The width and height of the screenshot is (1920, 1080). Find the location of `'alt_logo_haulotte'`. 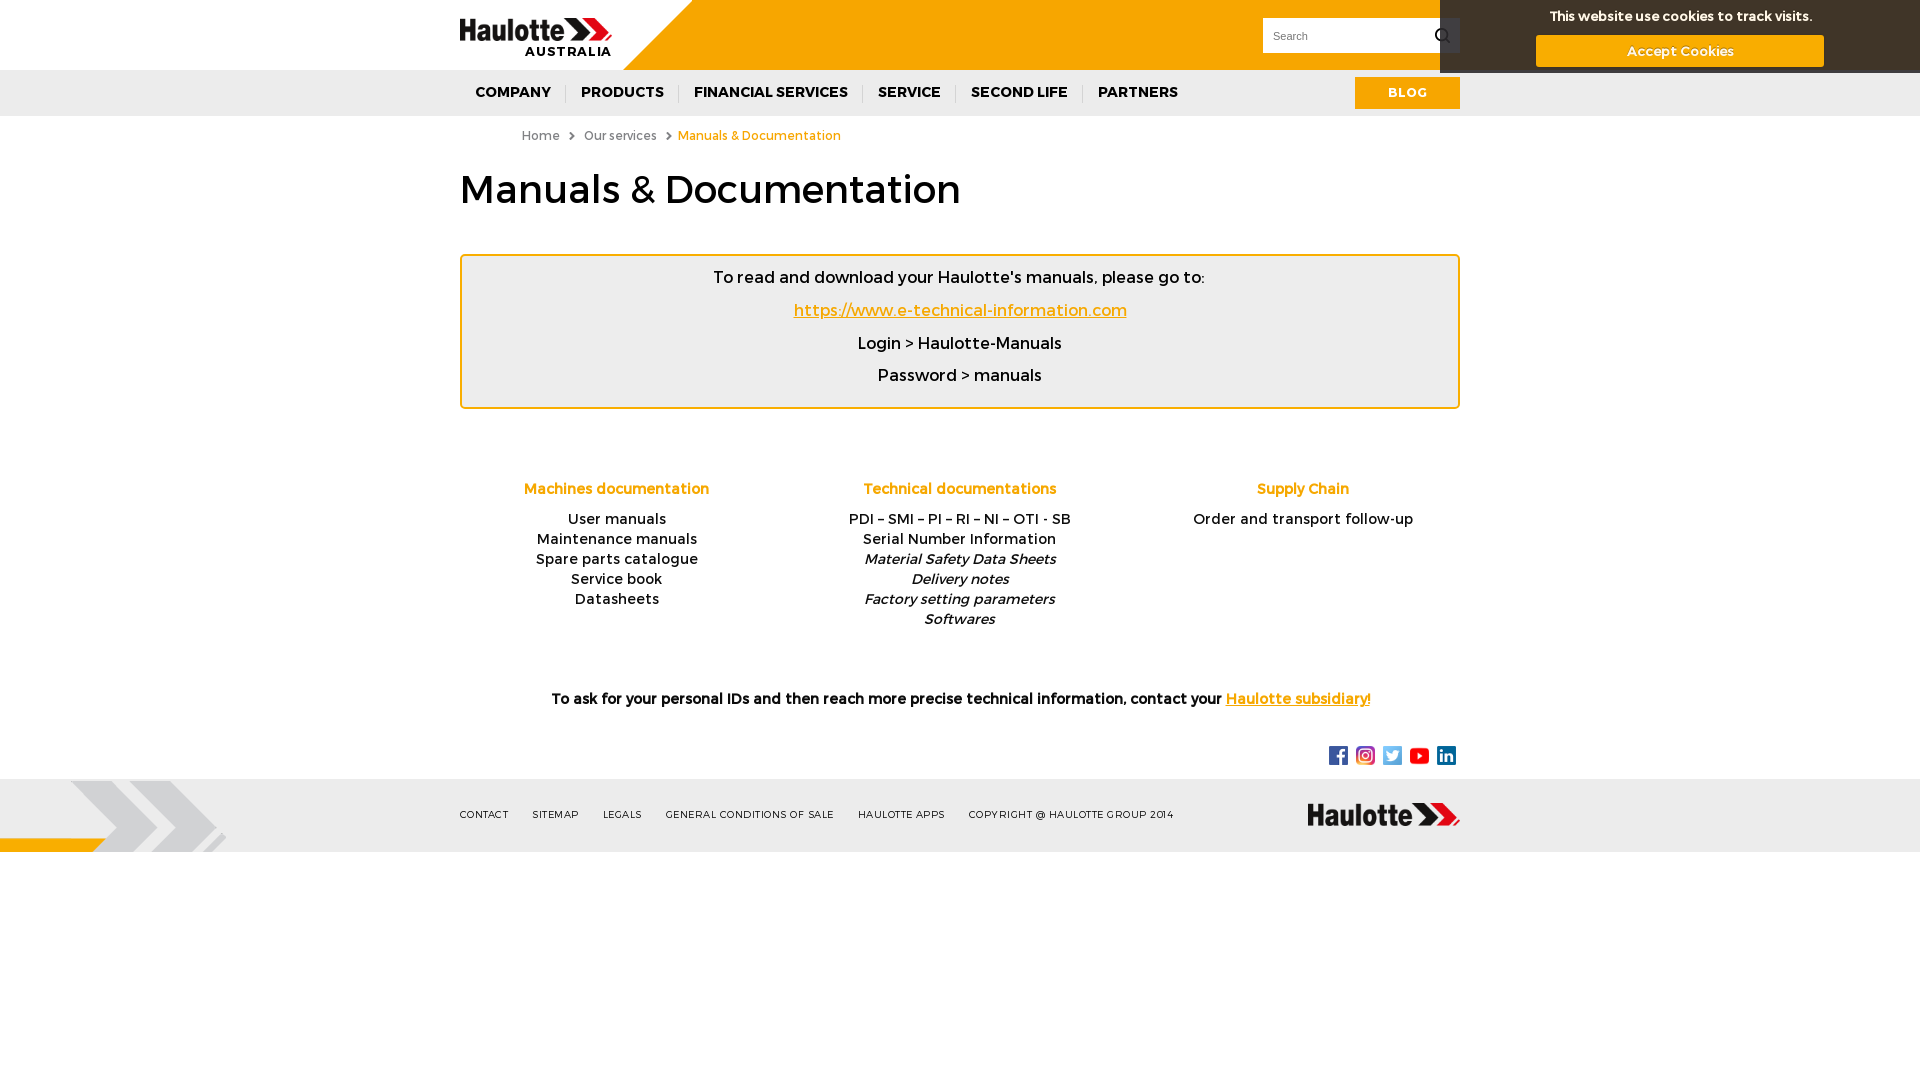

'alt_logo_haulotte' is located at coordinates (536, 29).